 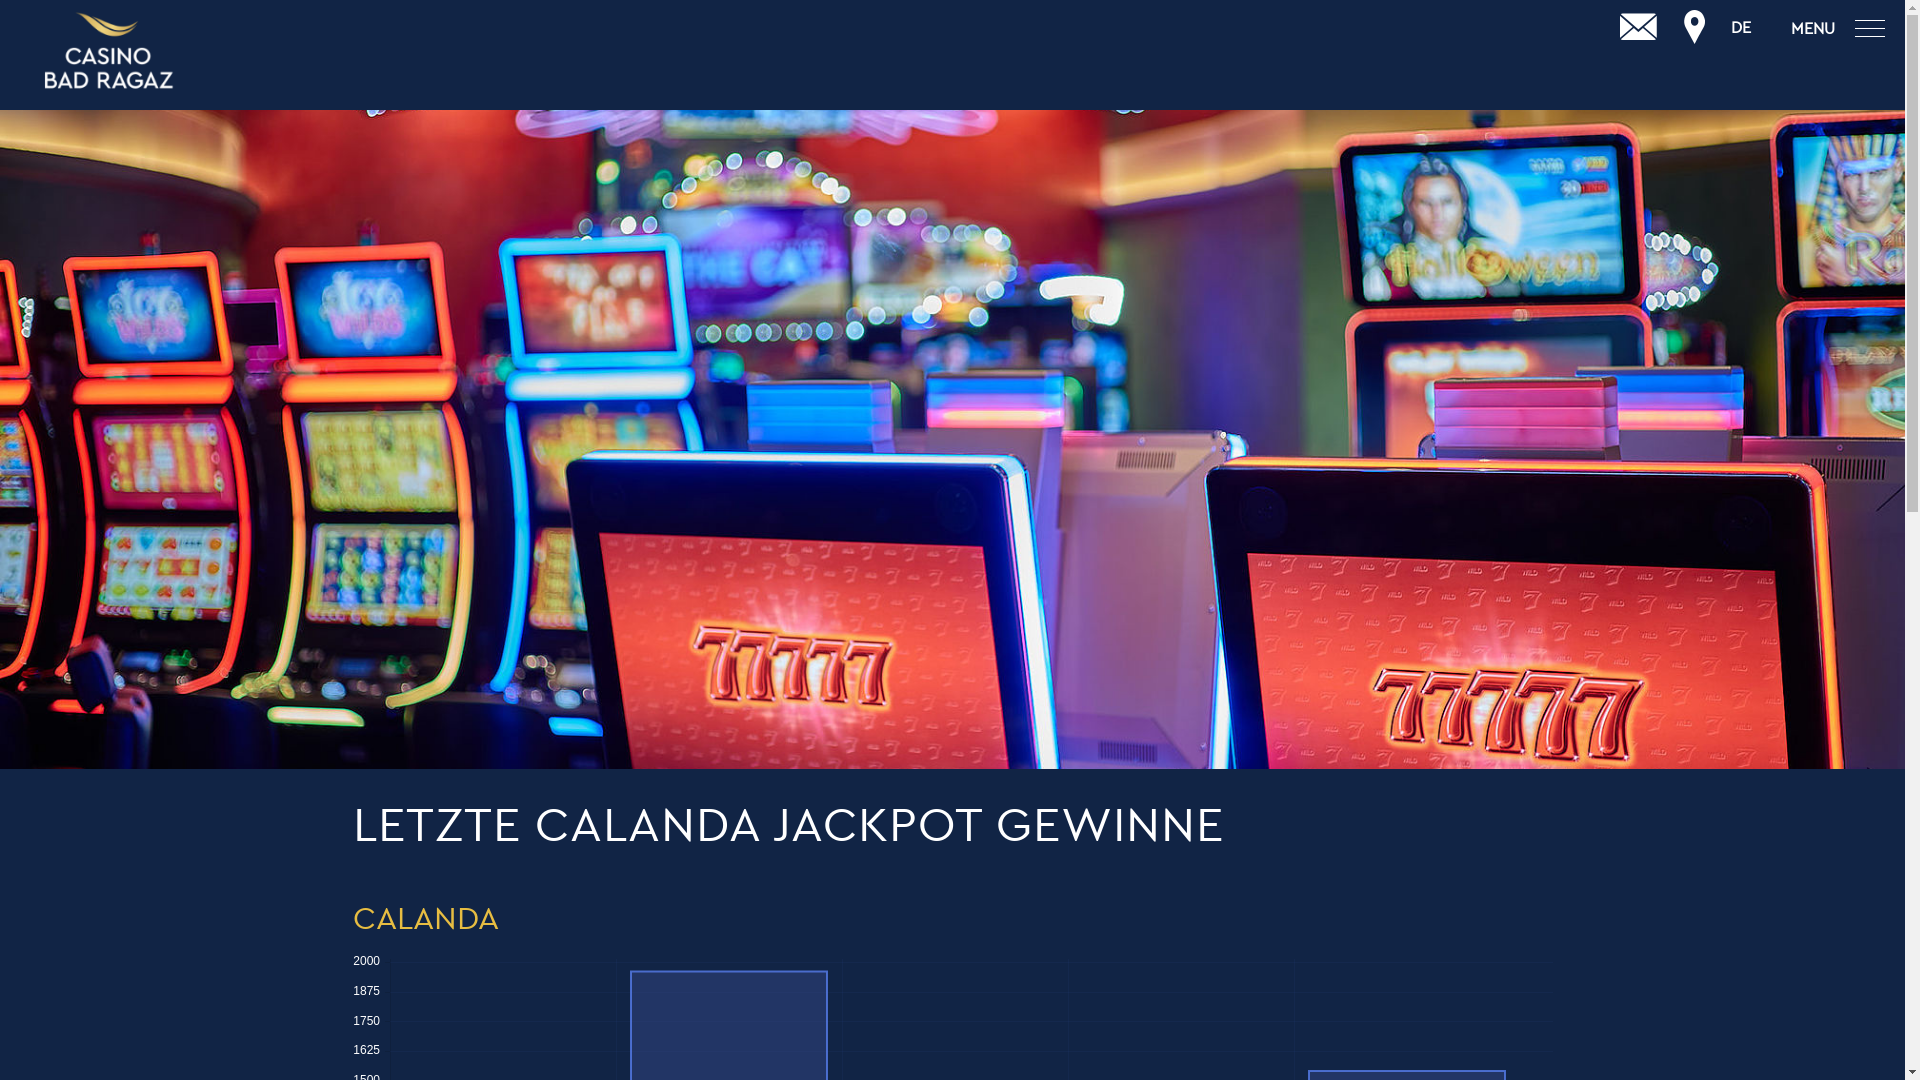 What do you see at coordinates (1638, 27) in the screenshot?
I see `'Kontakt'` at bounding box center [1638, 27].